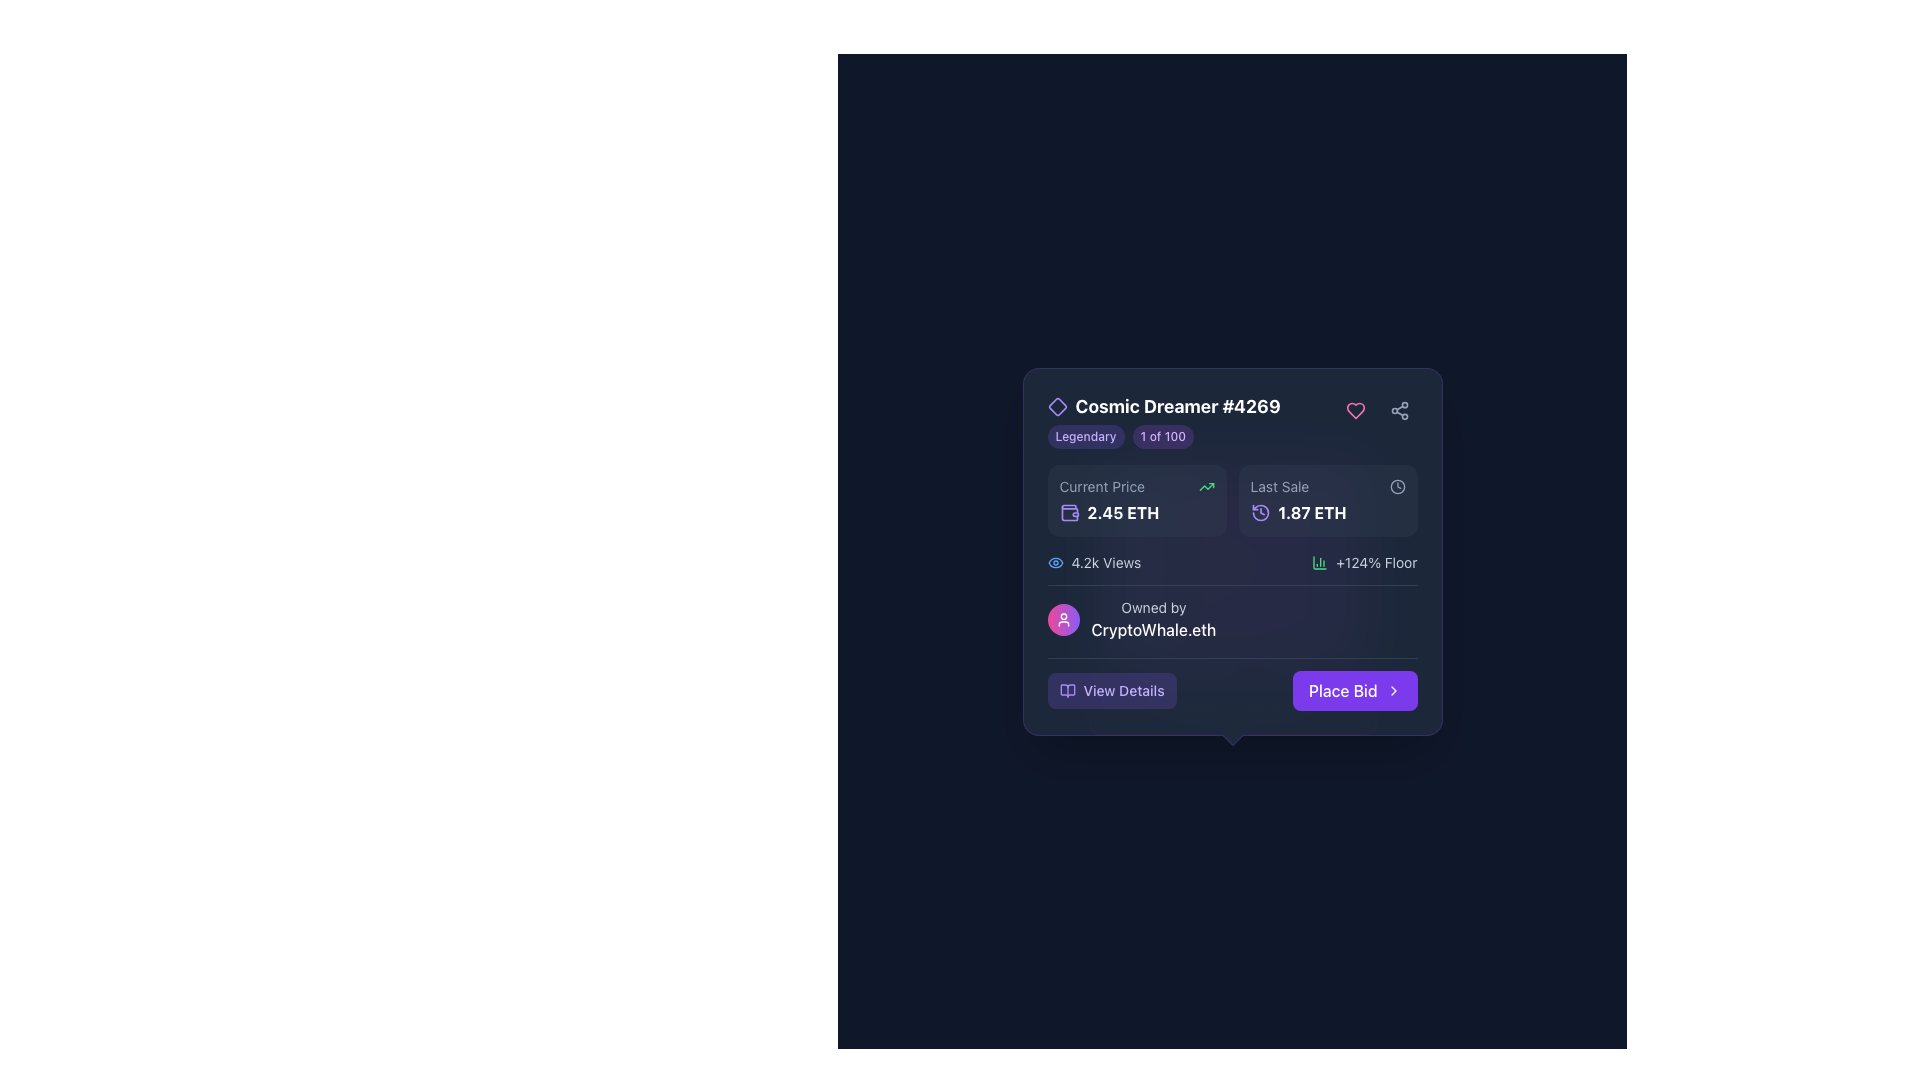  I want to click on 'Last Sale' text label, which is a small slate-colored font aligned left of a clock icon in the upper-right section of the card interface, so click(1278, 486).